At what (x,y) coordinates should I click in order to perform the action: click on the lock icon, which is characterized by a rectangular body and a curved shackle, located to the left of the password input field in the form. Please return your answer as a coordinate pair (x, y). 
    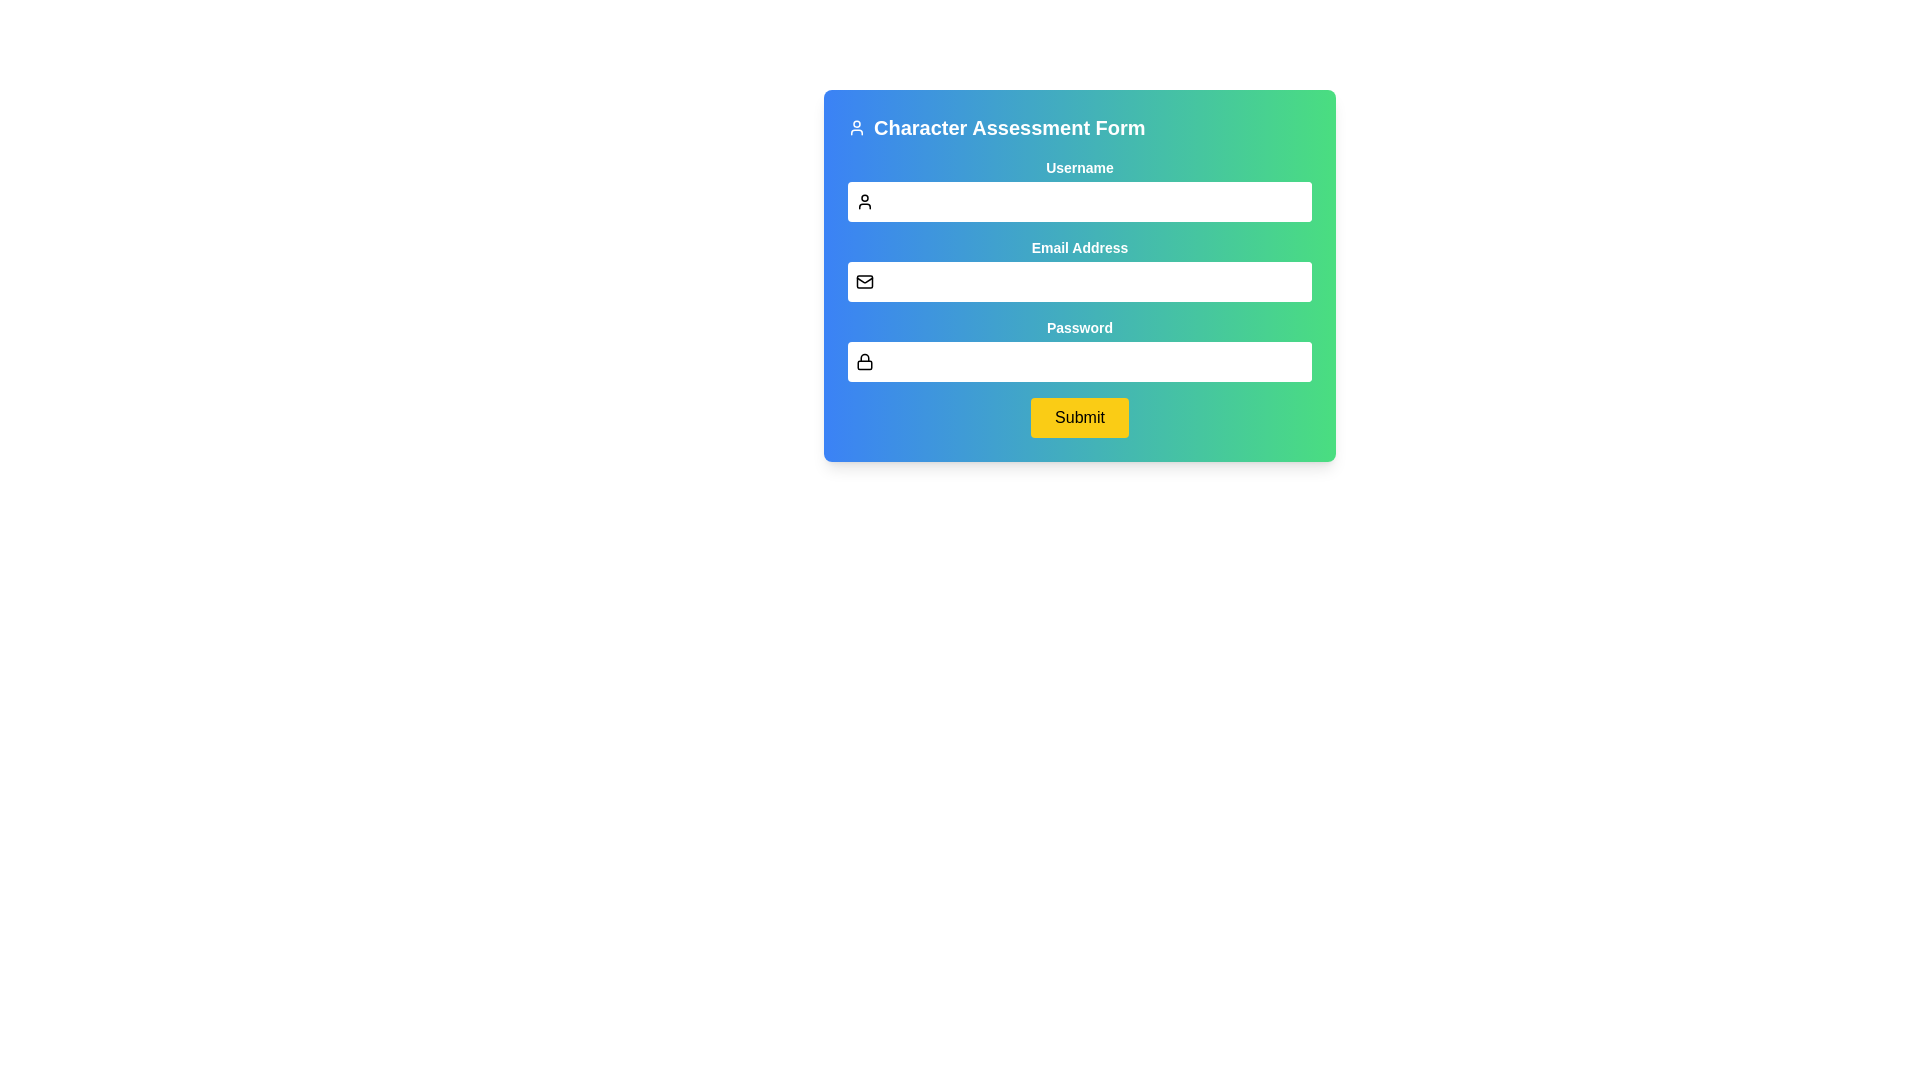
    Looking at the image, I should click on (864, 362).